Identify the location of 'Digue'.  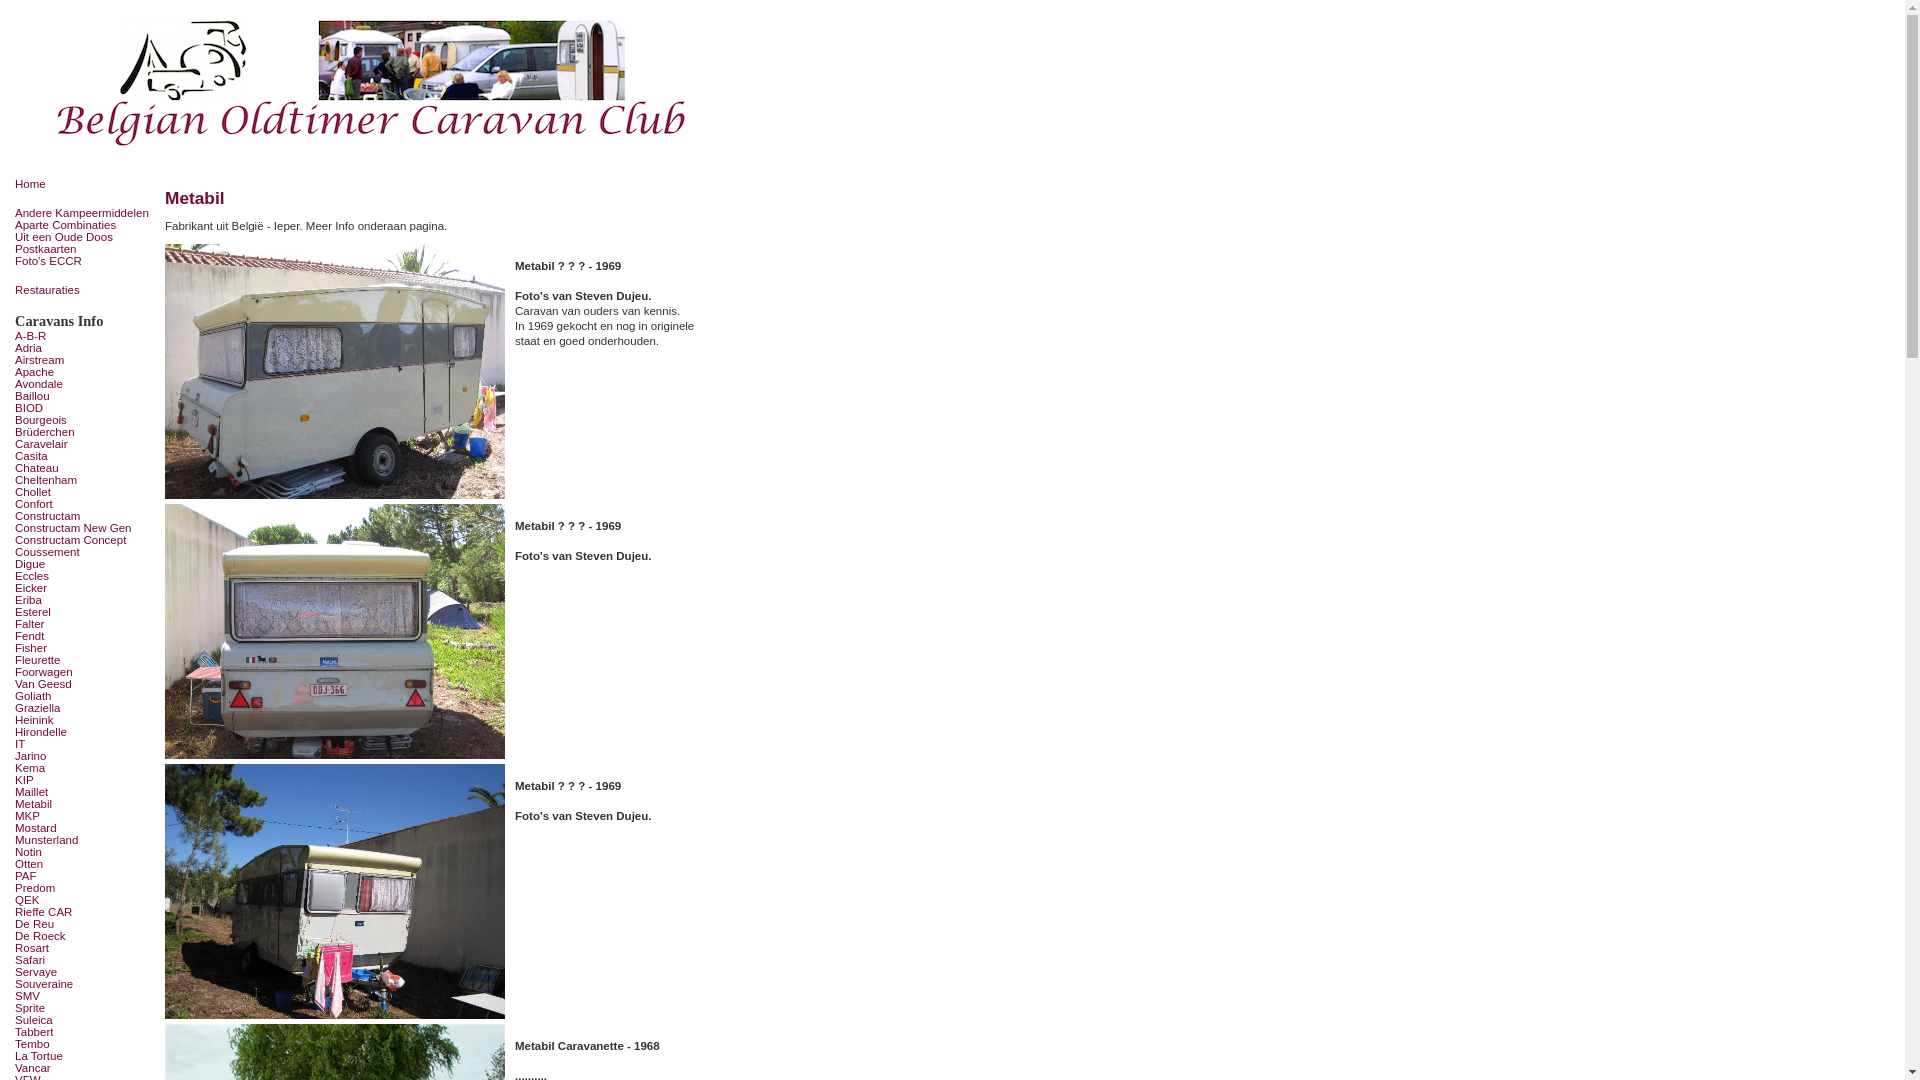
(84, 563).